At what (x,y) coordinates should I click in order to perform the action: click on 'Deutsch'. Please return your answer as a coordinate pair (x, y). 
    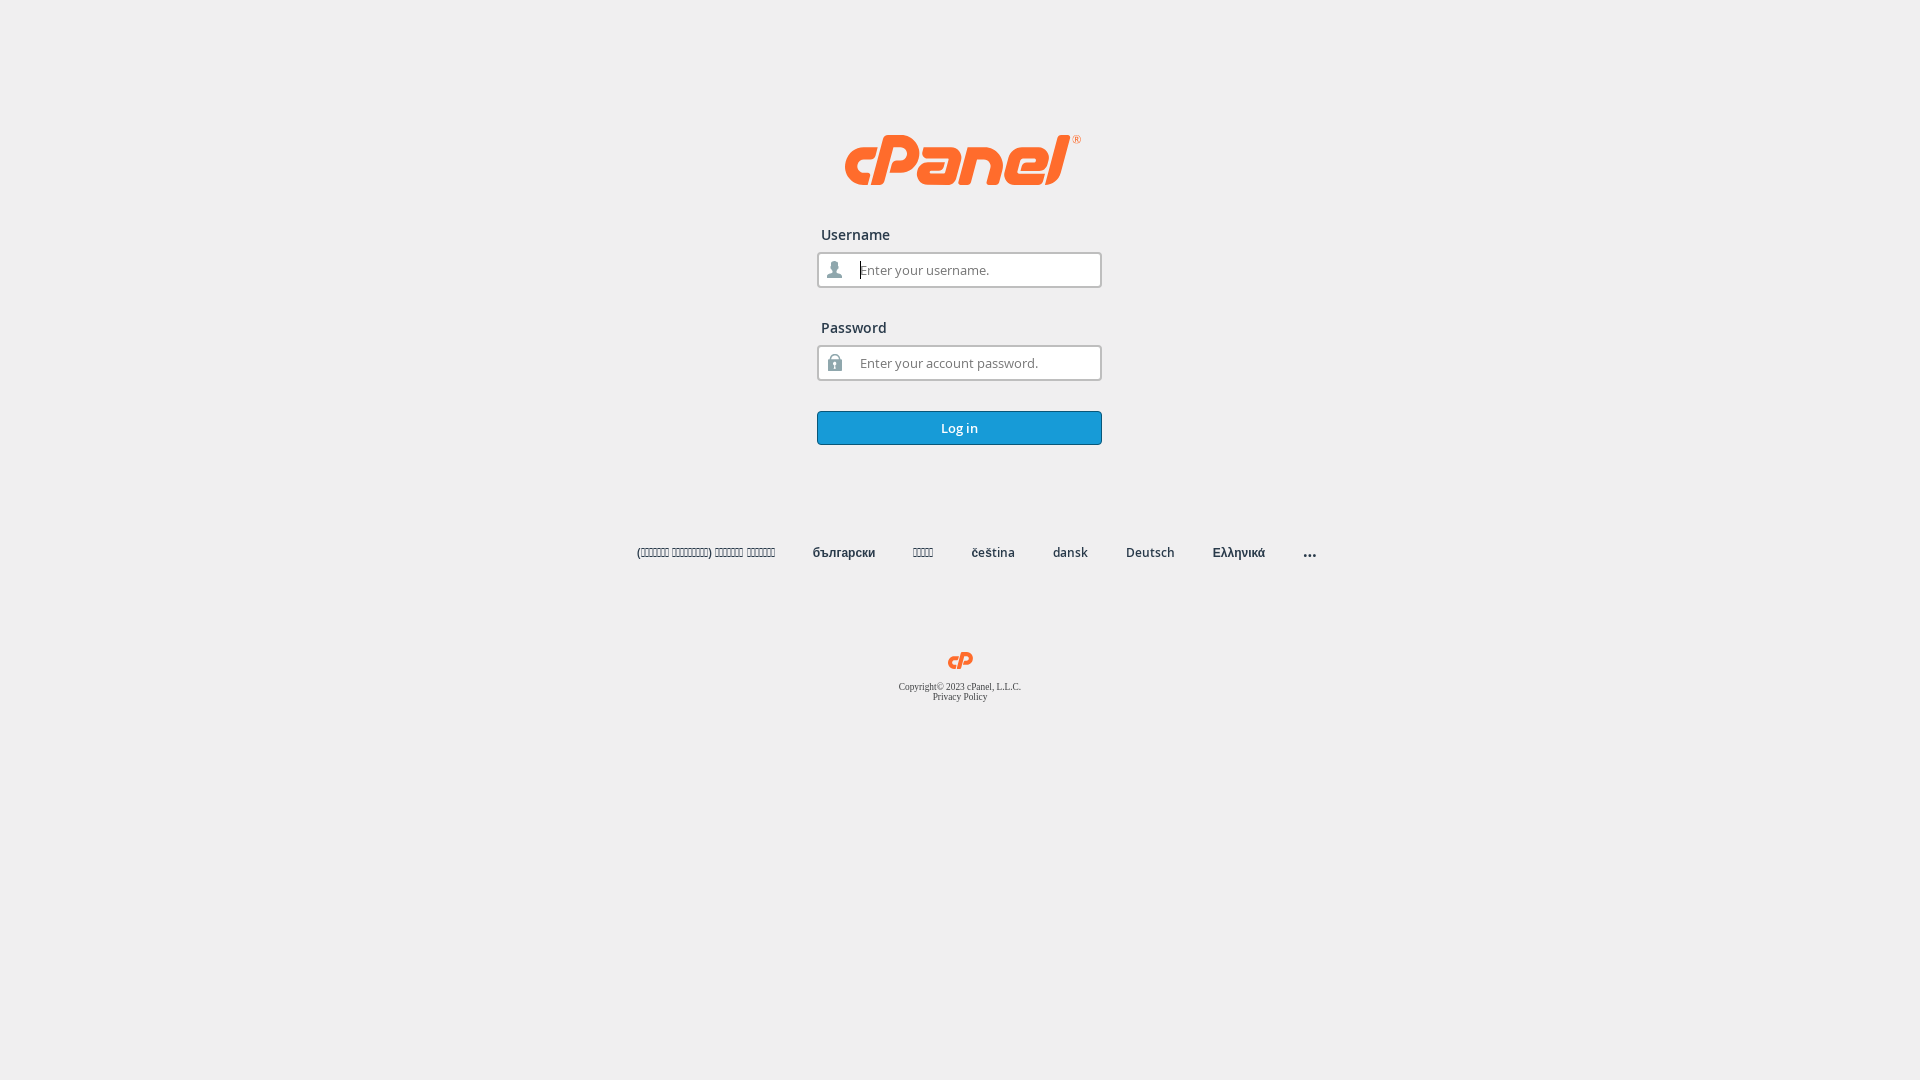
    Looking at the image, I should click on (1150, 552).